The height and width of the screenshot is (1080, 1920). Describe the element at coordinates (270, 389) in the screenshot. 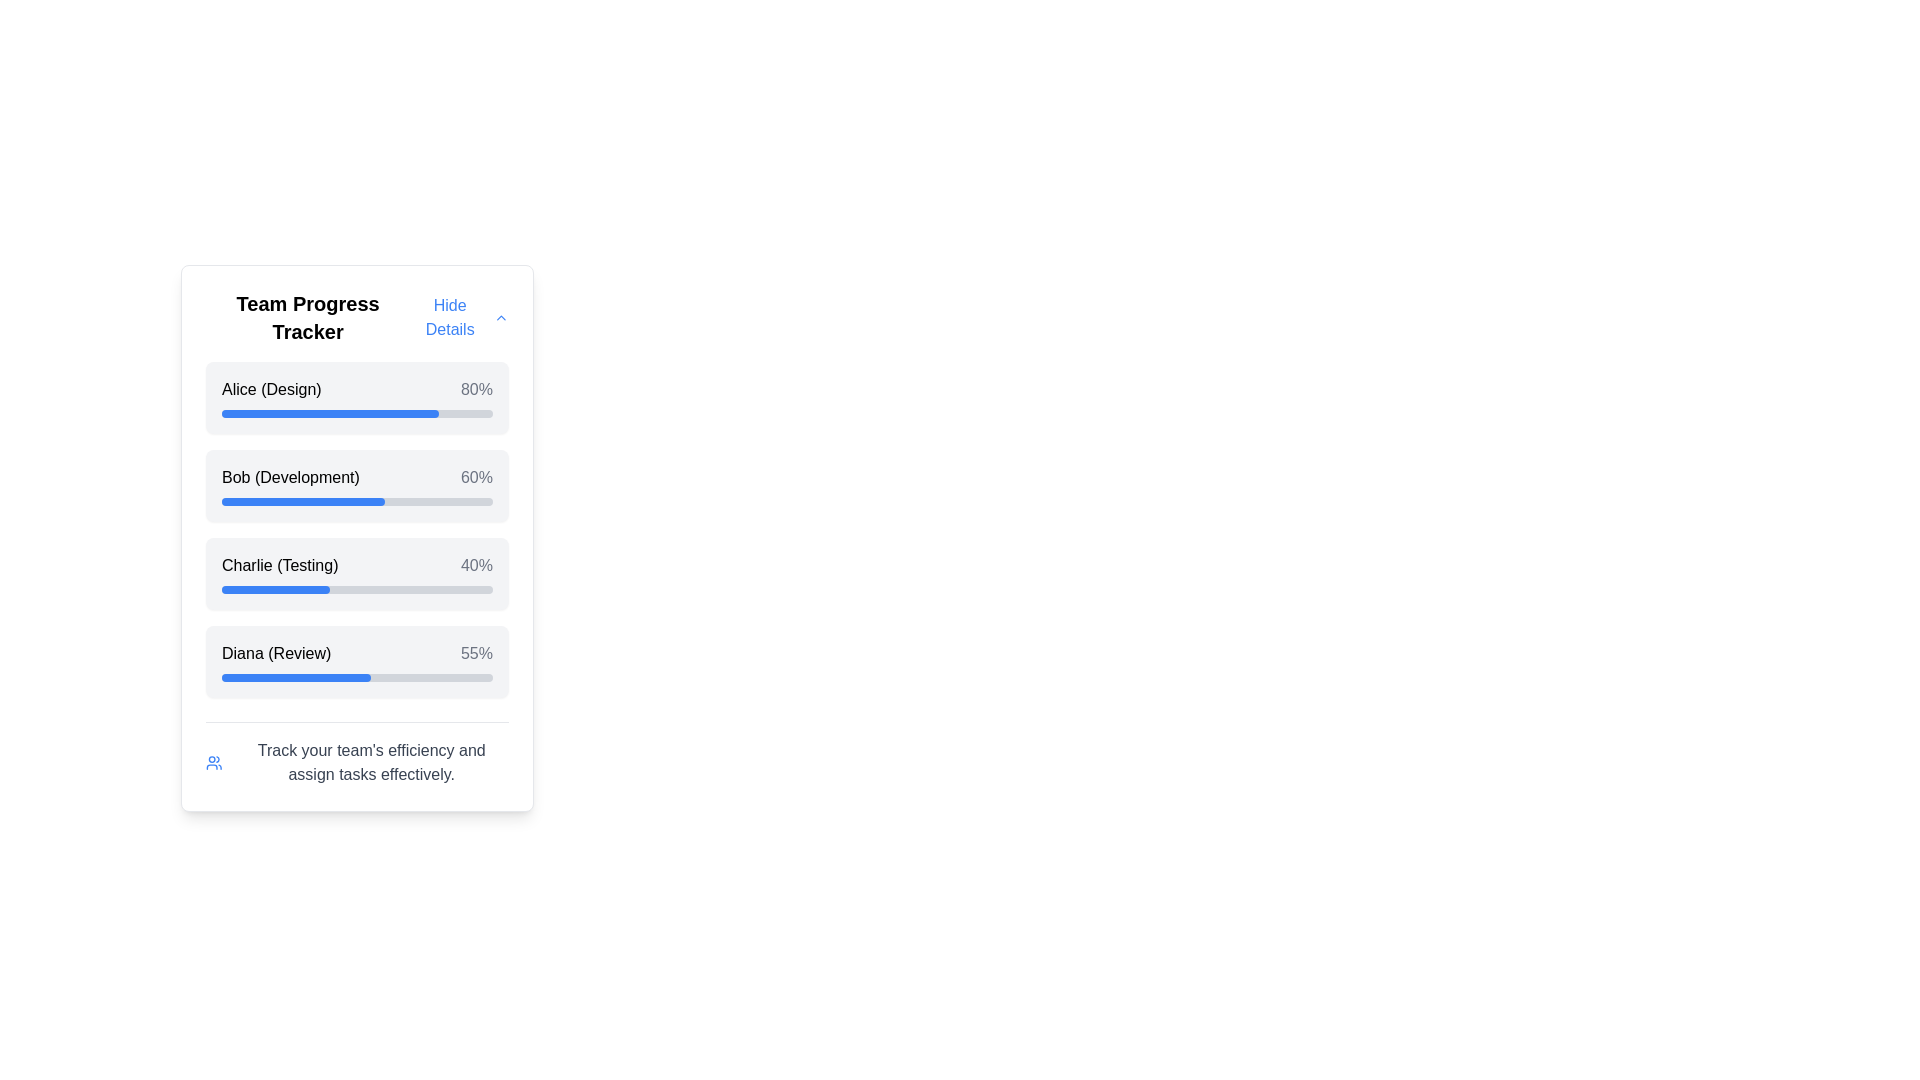

I see `the text label displaying 'Alice (Design)' which indicates the progress tracking information for Alice` at that location.